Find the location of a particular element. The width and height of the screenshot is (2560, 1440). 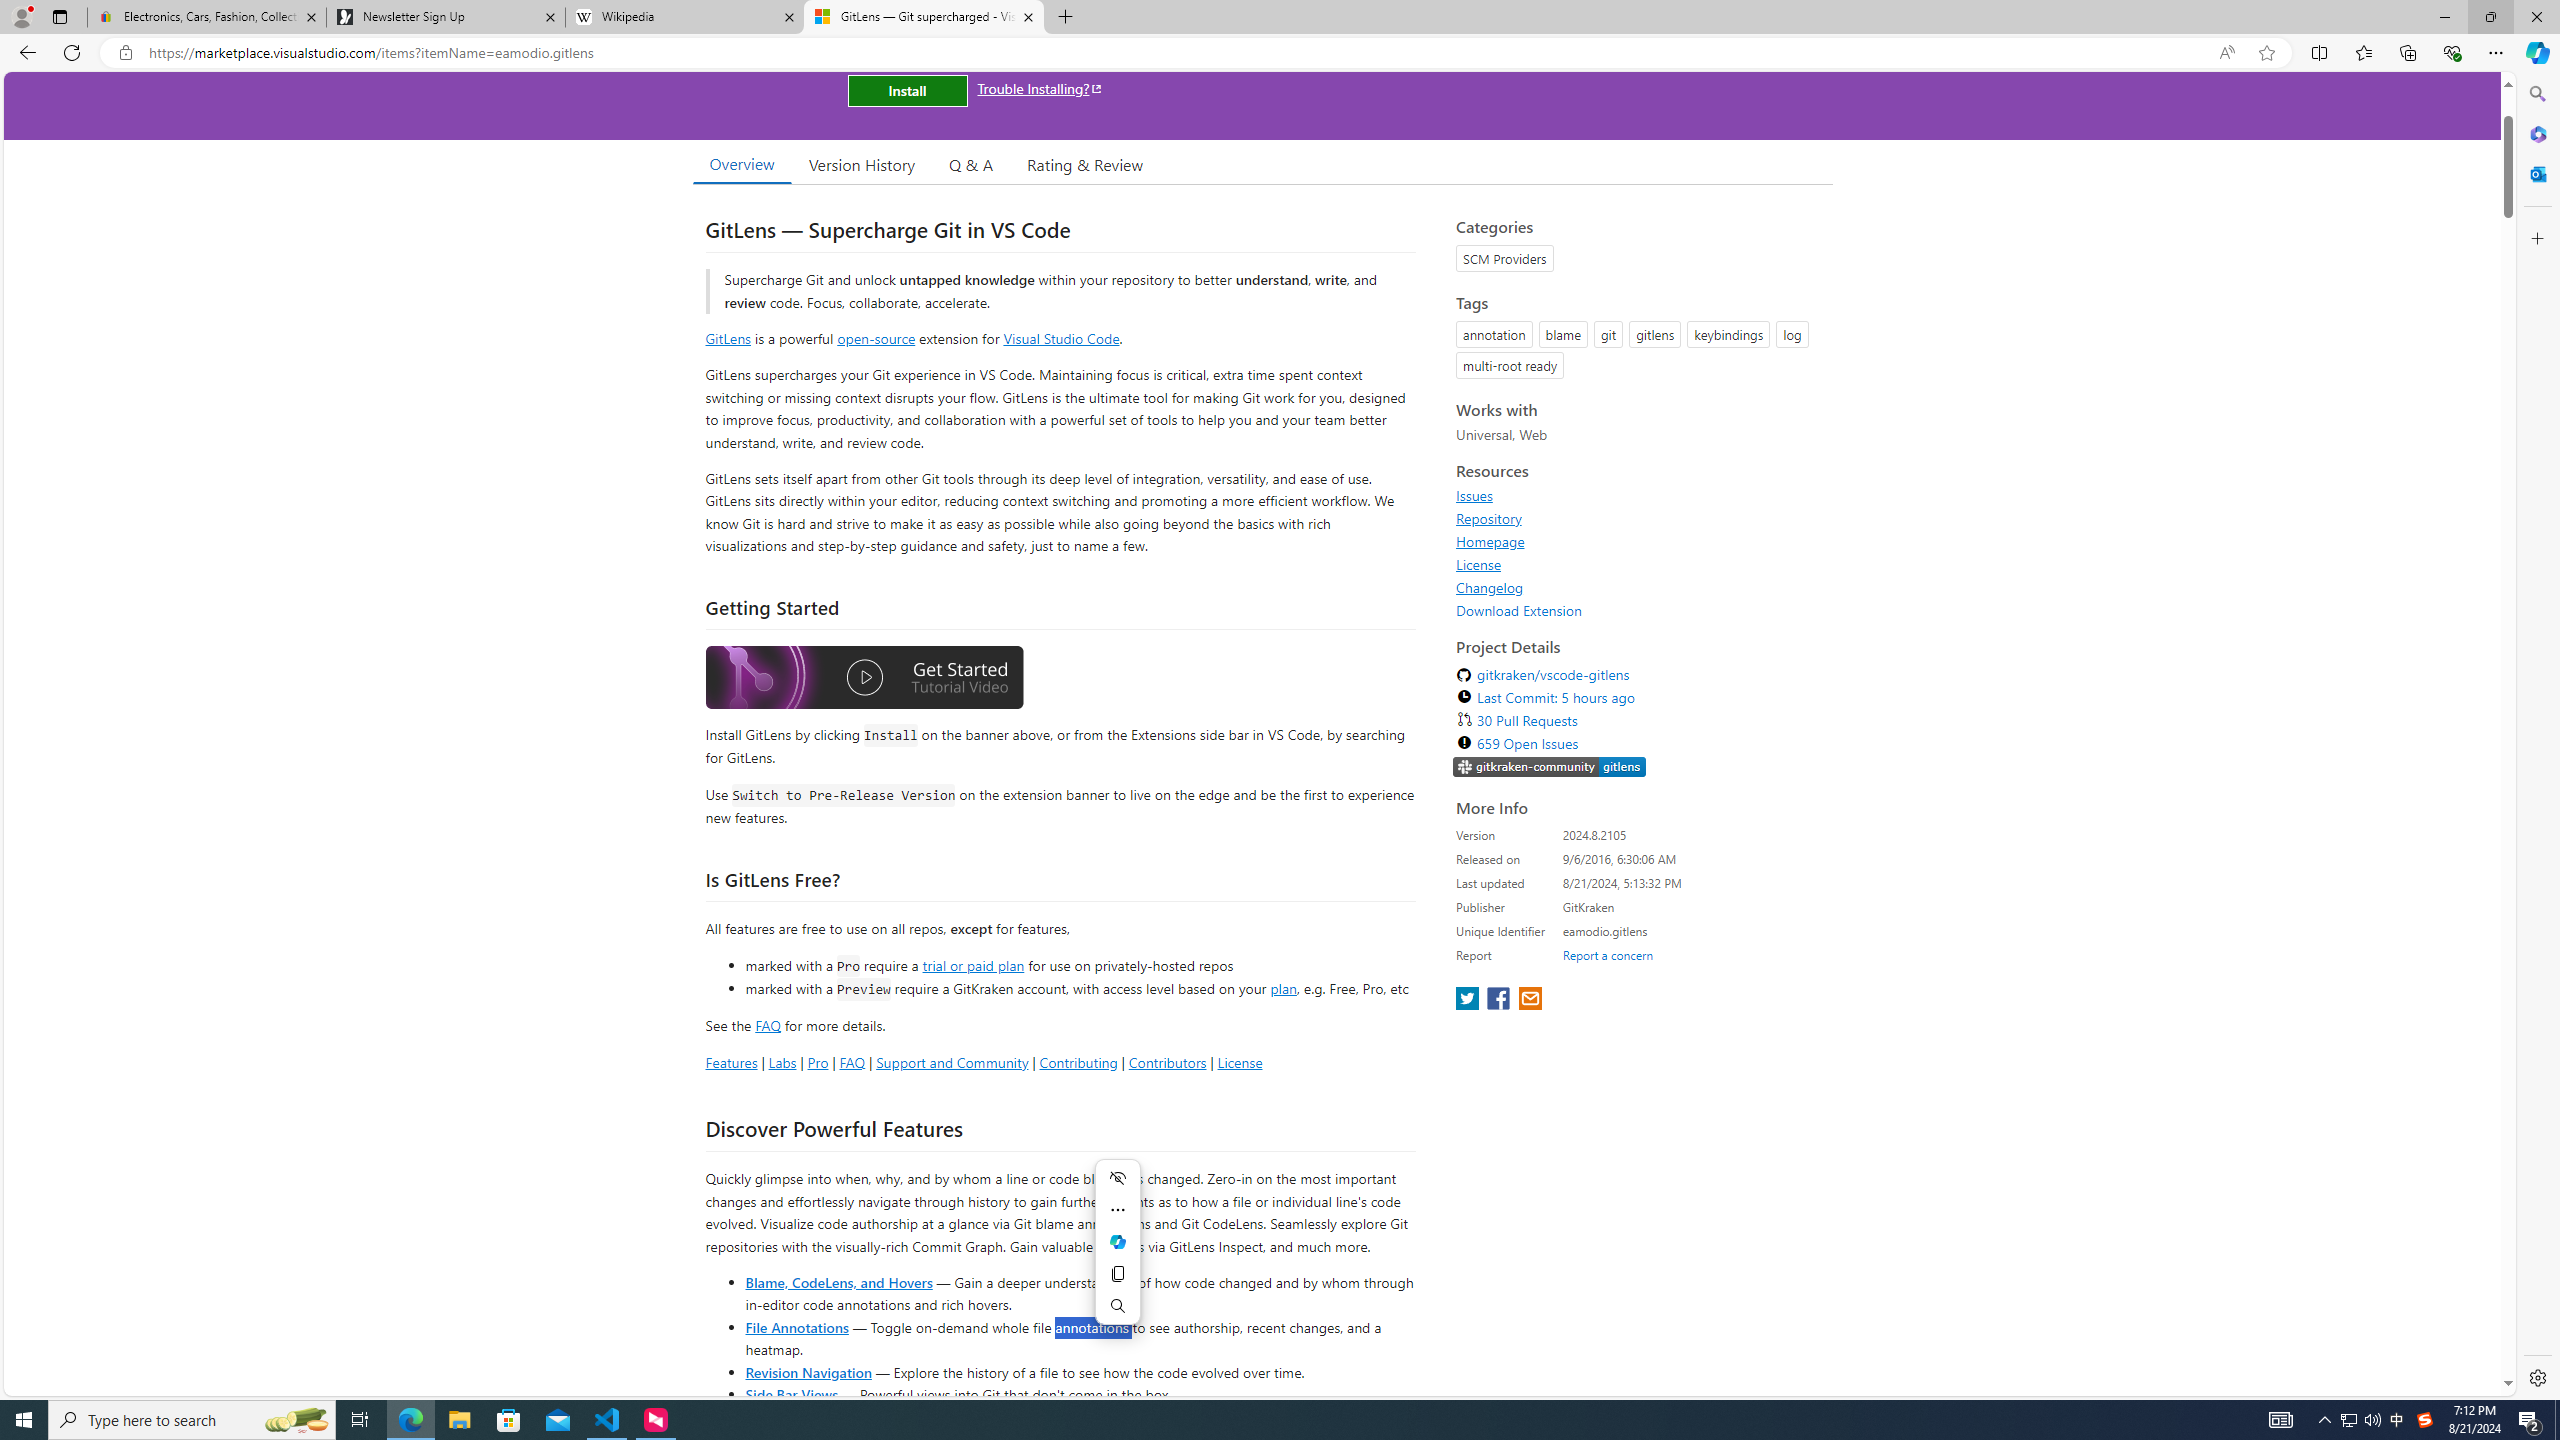

'trial or paid plan' is located at coordinates (971, 964).